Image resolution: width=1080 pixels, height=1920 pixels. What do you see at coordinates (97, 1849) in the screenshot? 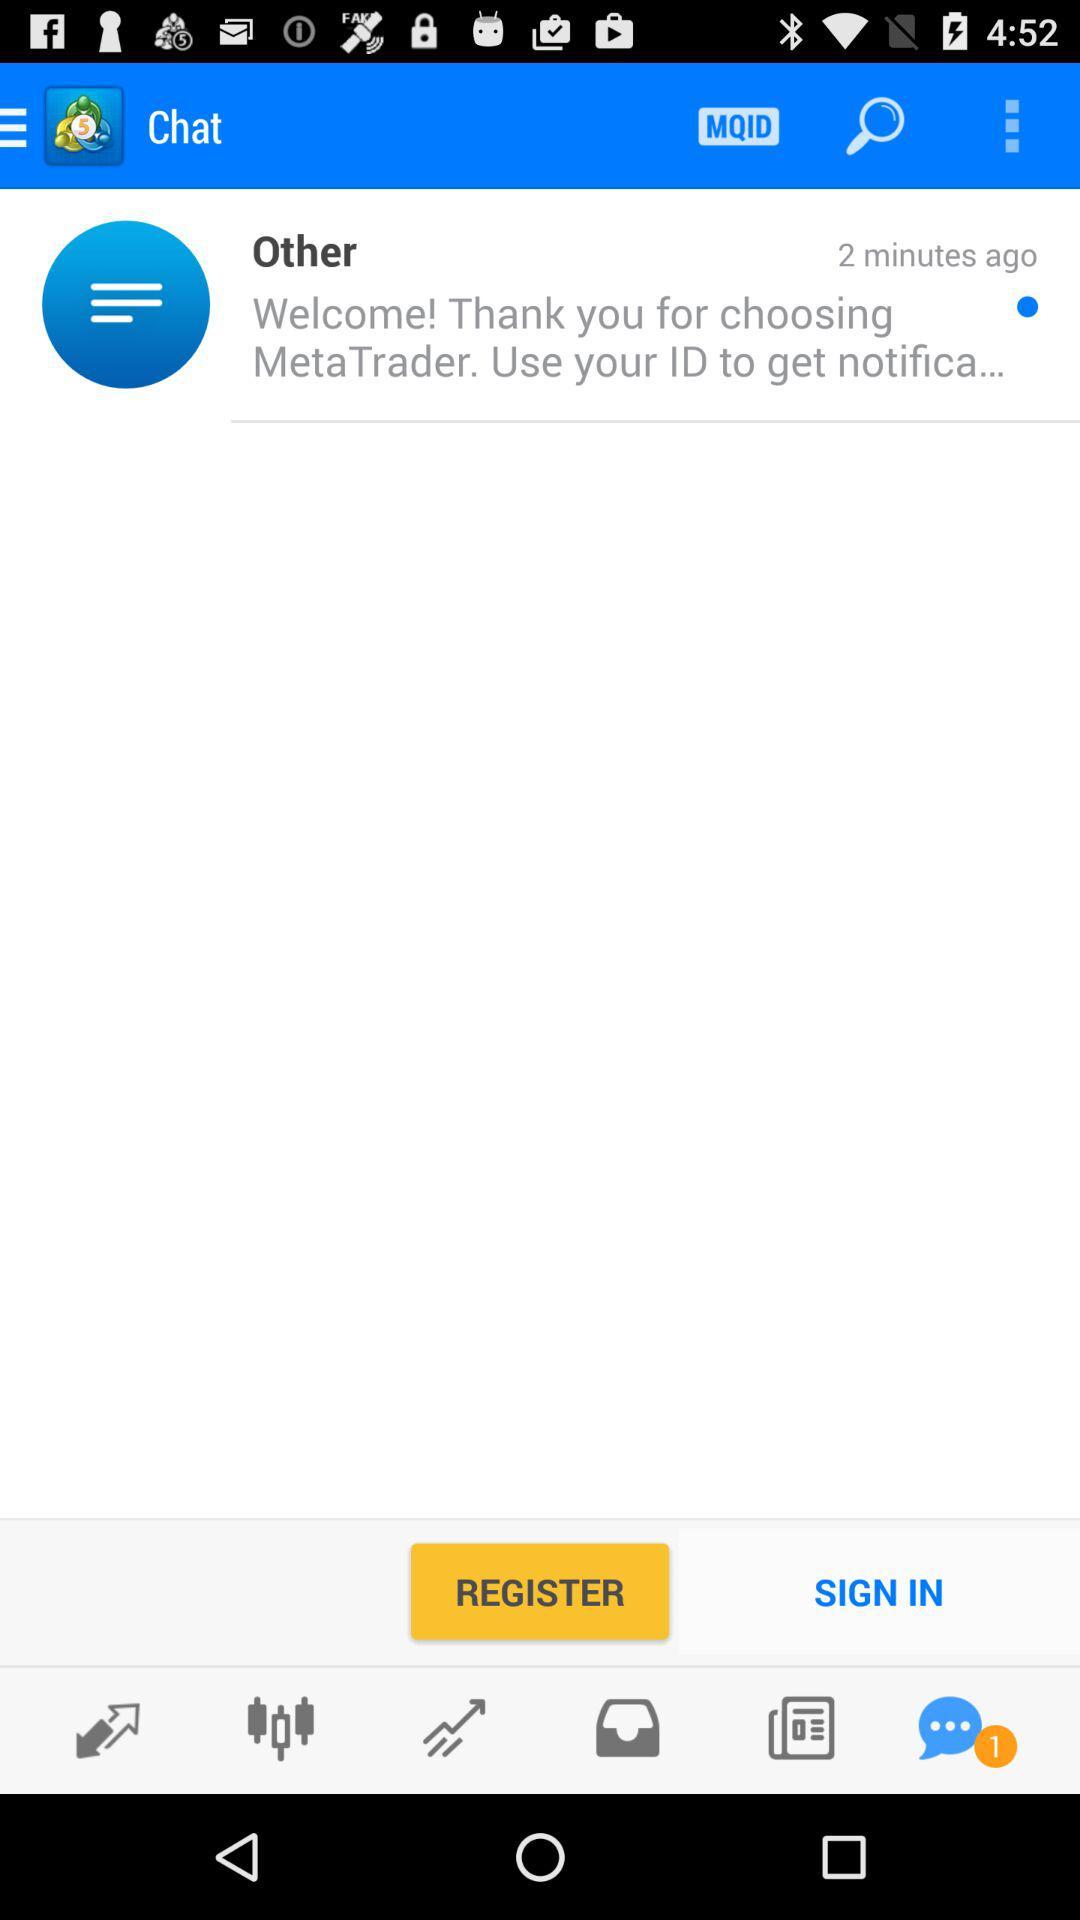
I see `the edit icon` at bounding box center [97, 1849].